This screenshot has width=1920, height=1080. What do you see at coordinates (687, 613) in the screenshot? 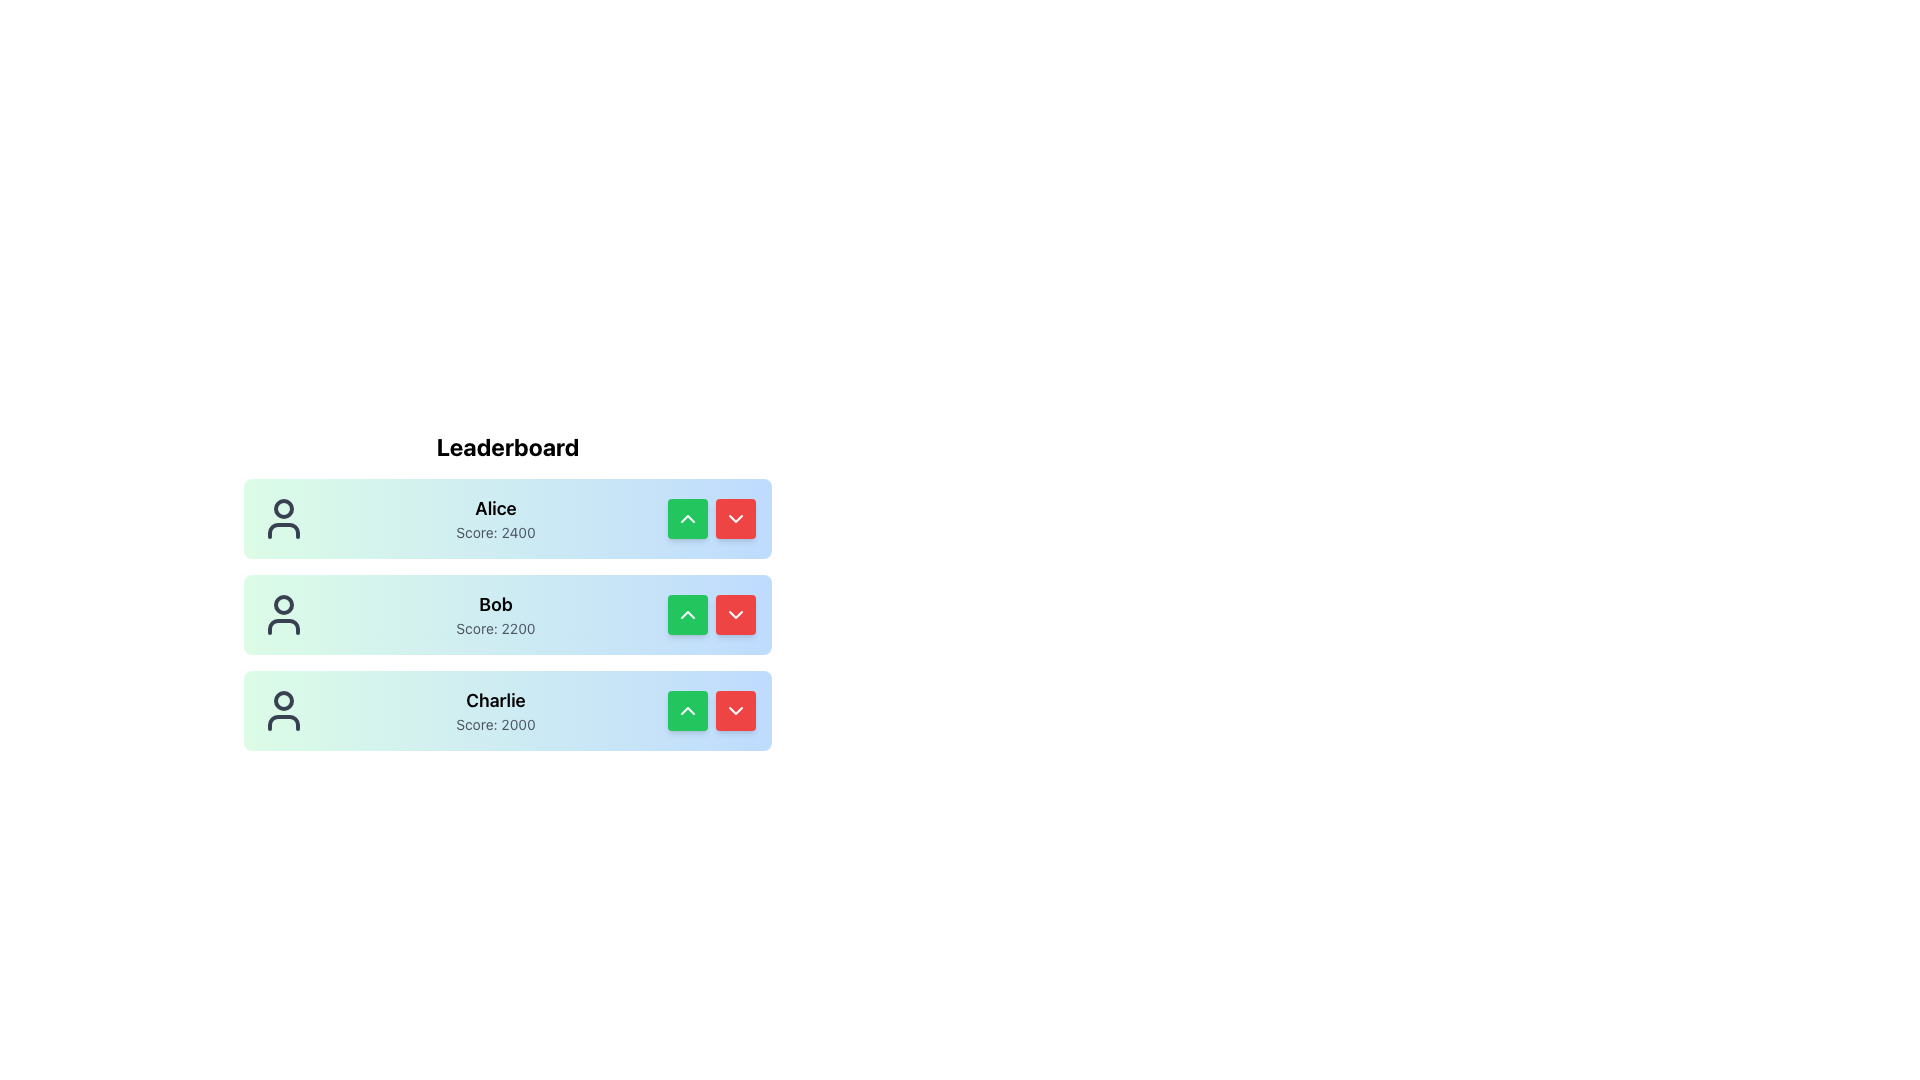
I see `the upward chevron icon button associated with 'Bob' to register an upward ranking action` at bounding box center [687, 613].